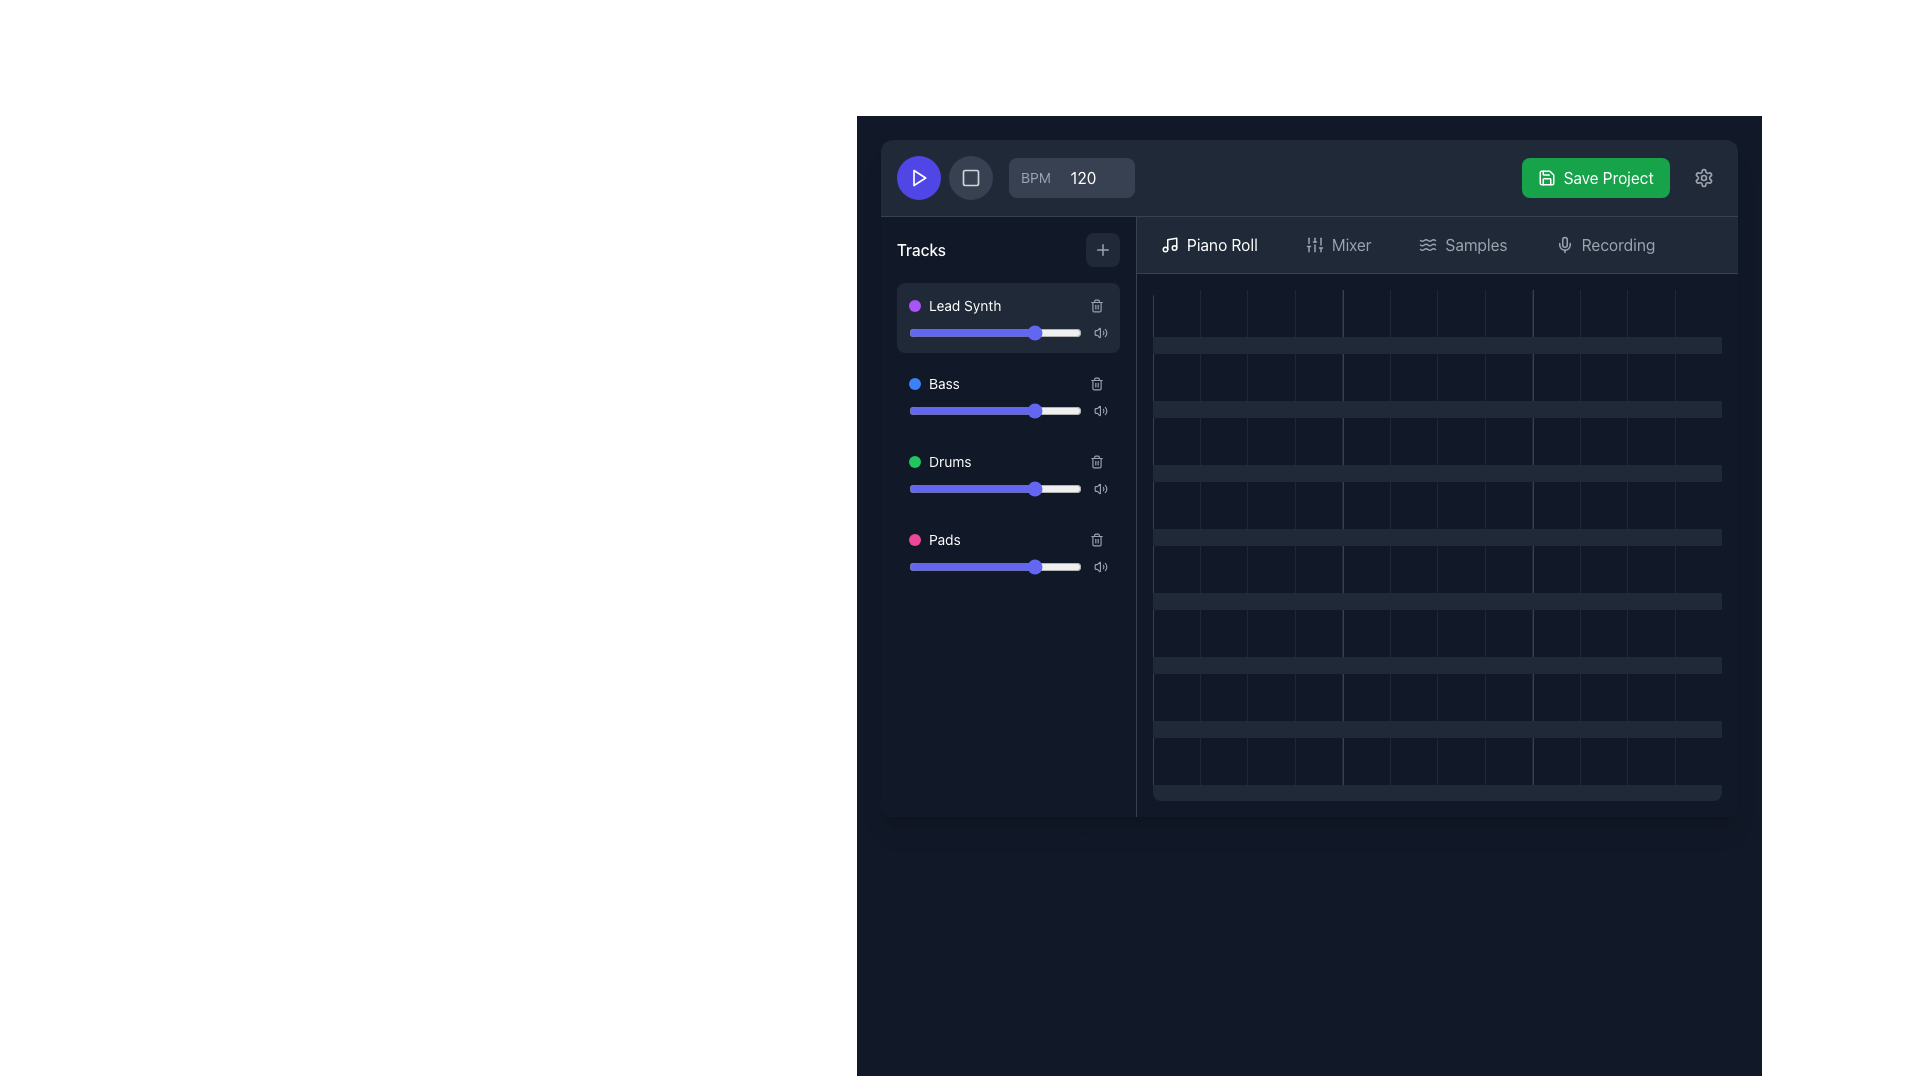  I want to click on the interactive grid cell located, so click(1555, 440).